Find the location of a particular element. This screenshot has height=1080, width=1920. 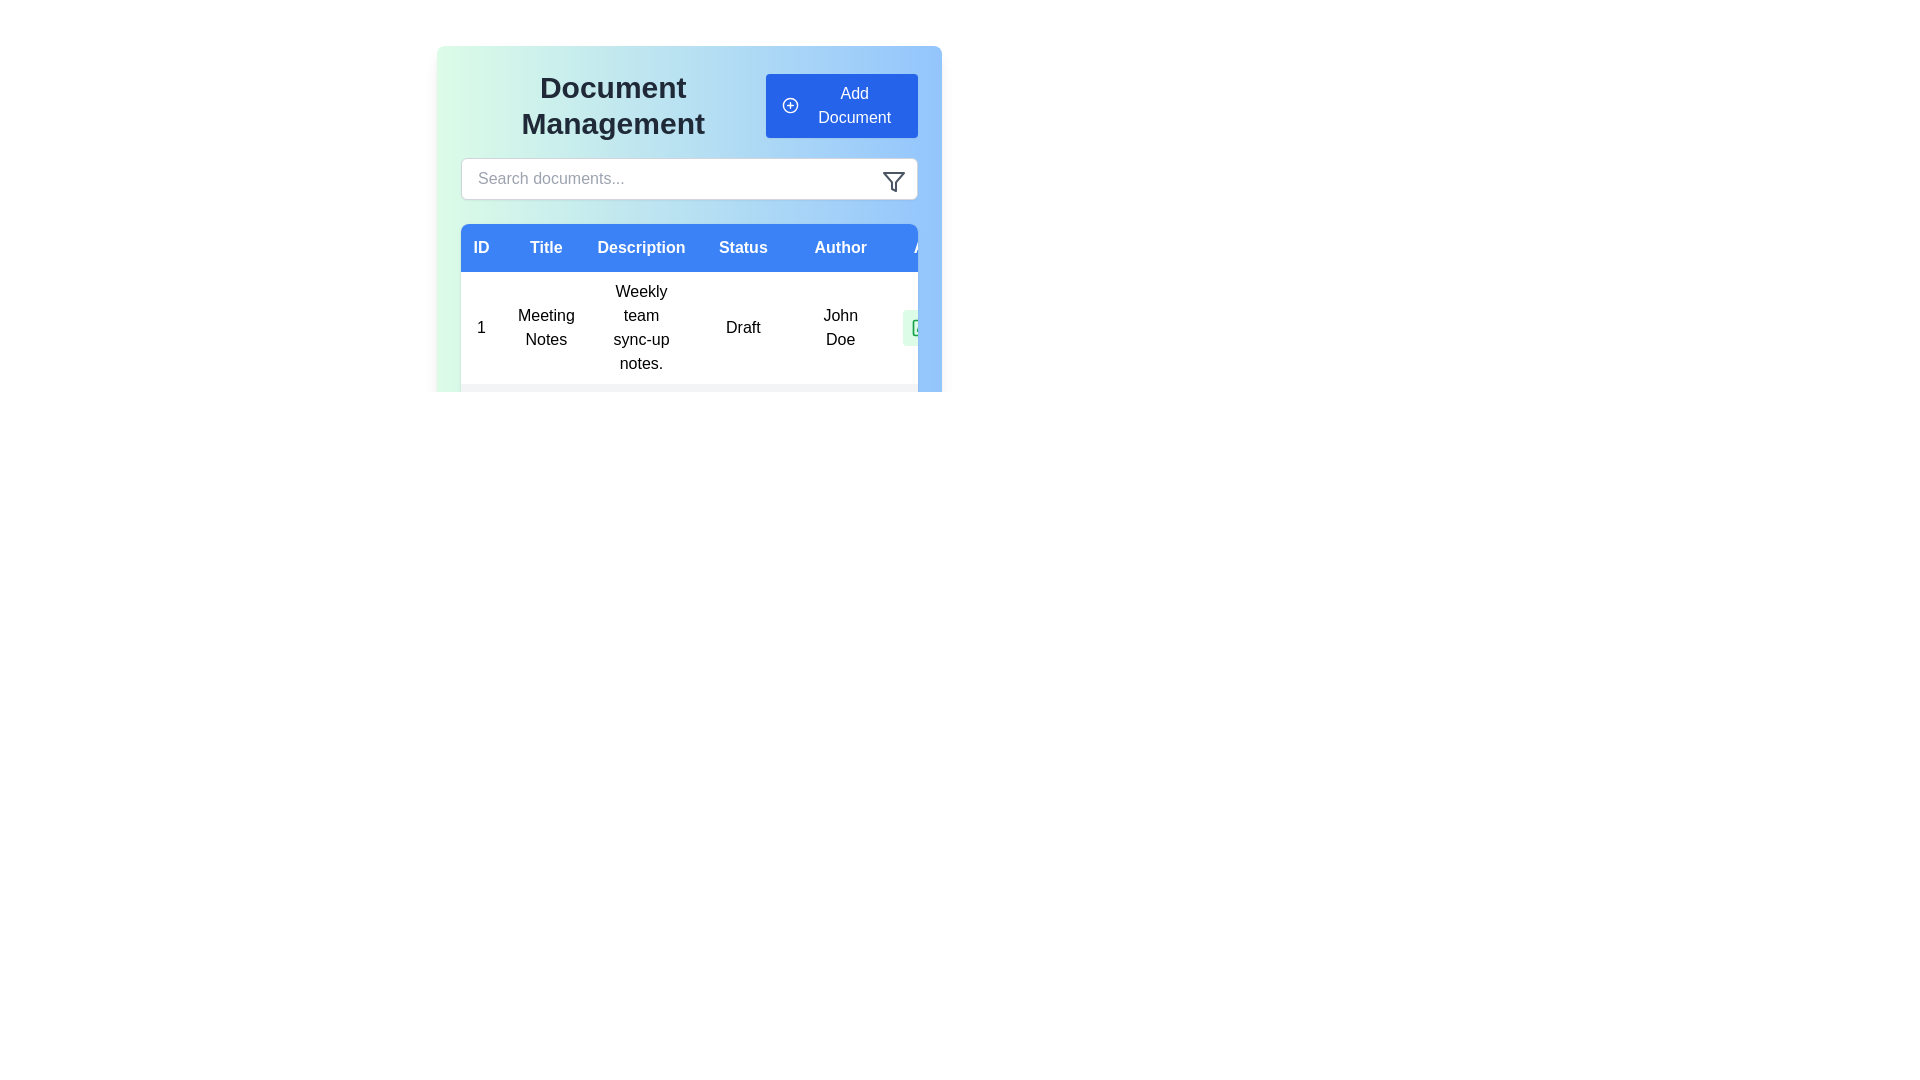

the edit icon located in the 'Author' column of the table for the 'Meeting Notes' entry is located at coordinates (922, 324).